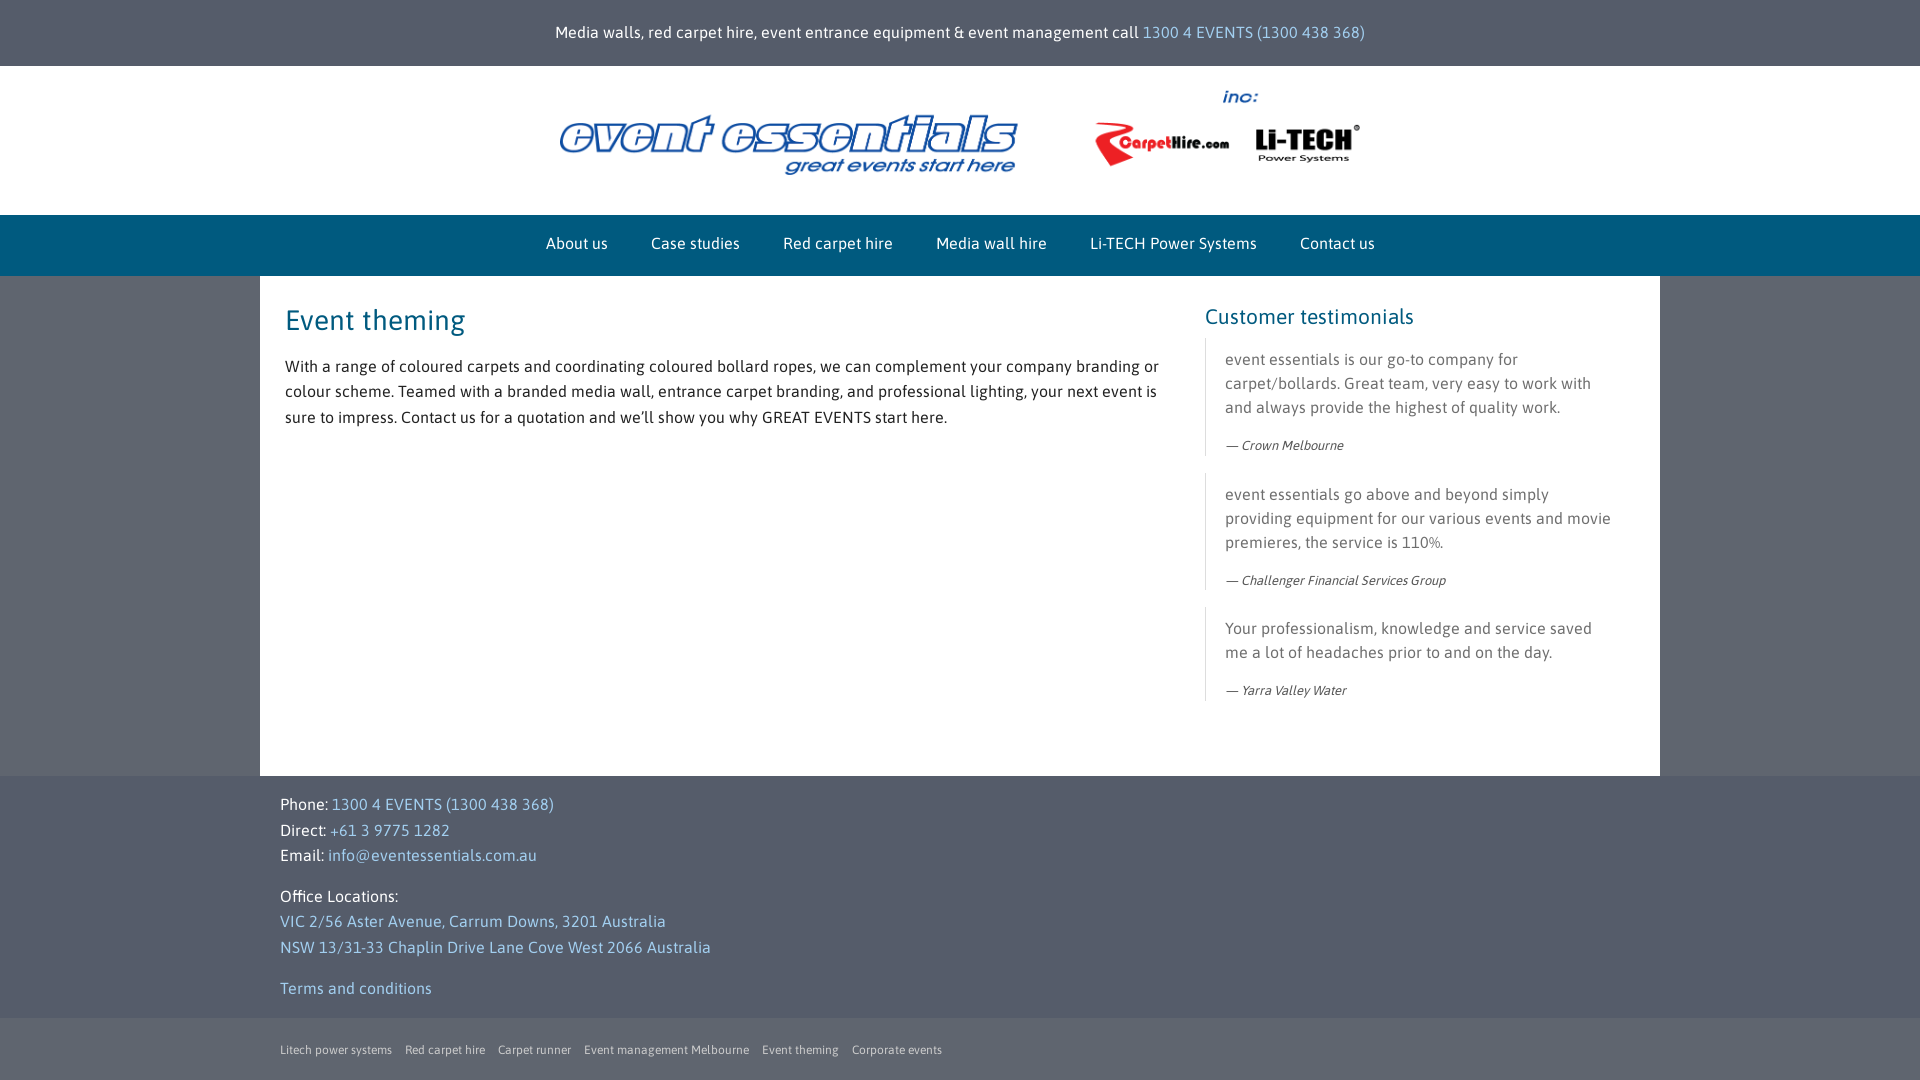  I want to click on 'Li-TECH Power Systems', so click(1173, 242).